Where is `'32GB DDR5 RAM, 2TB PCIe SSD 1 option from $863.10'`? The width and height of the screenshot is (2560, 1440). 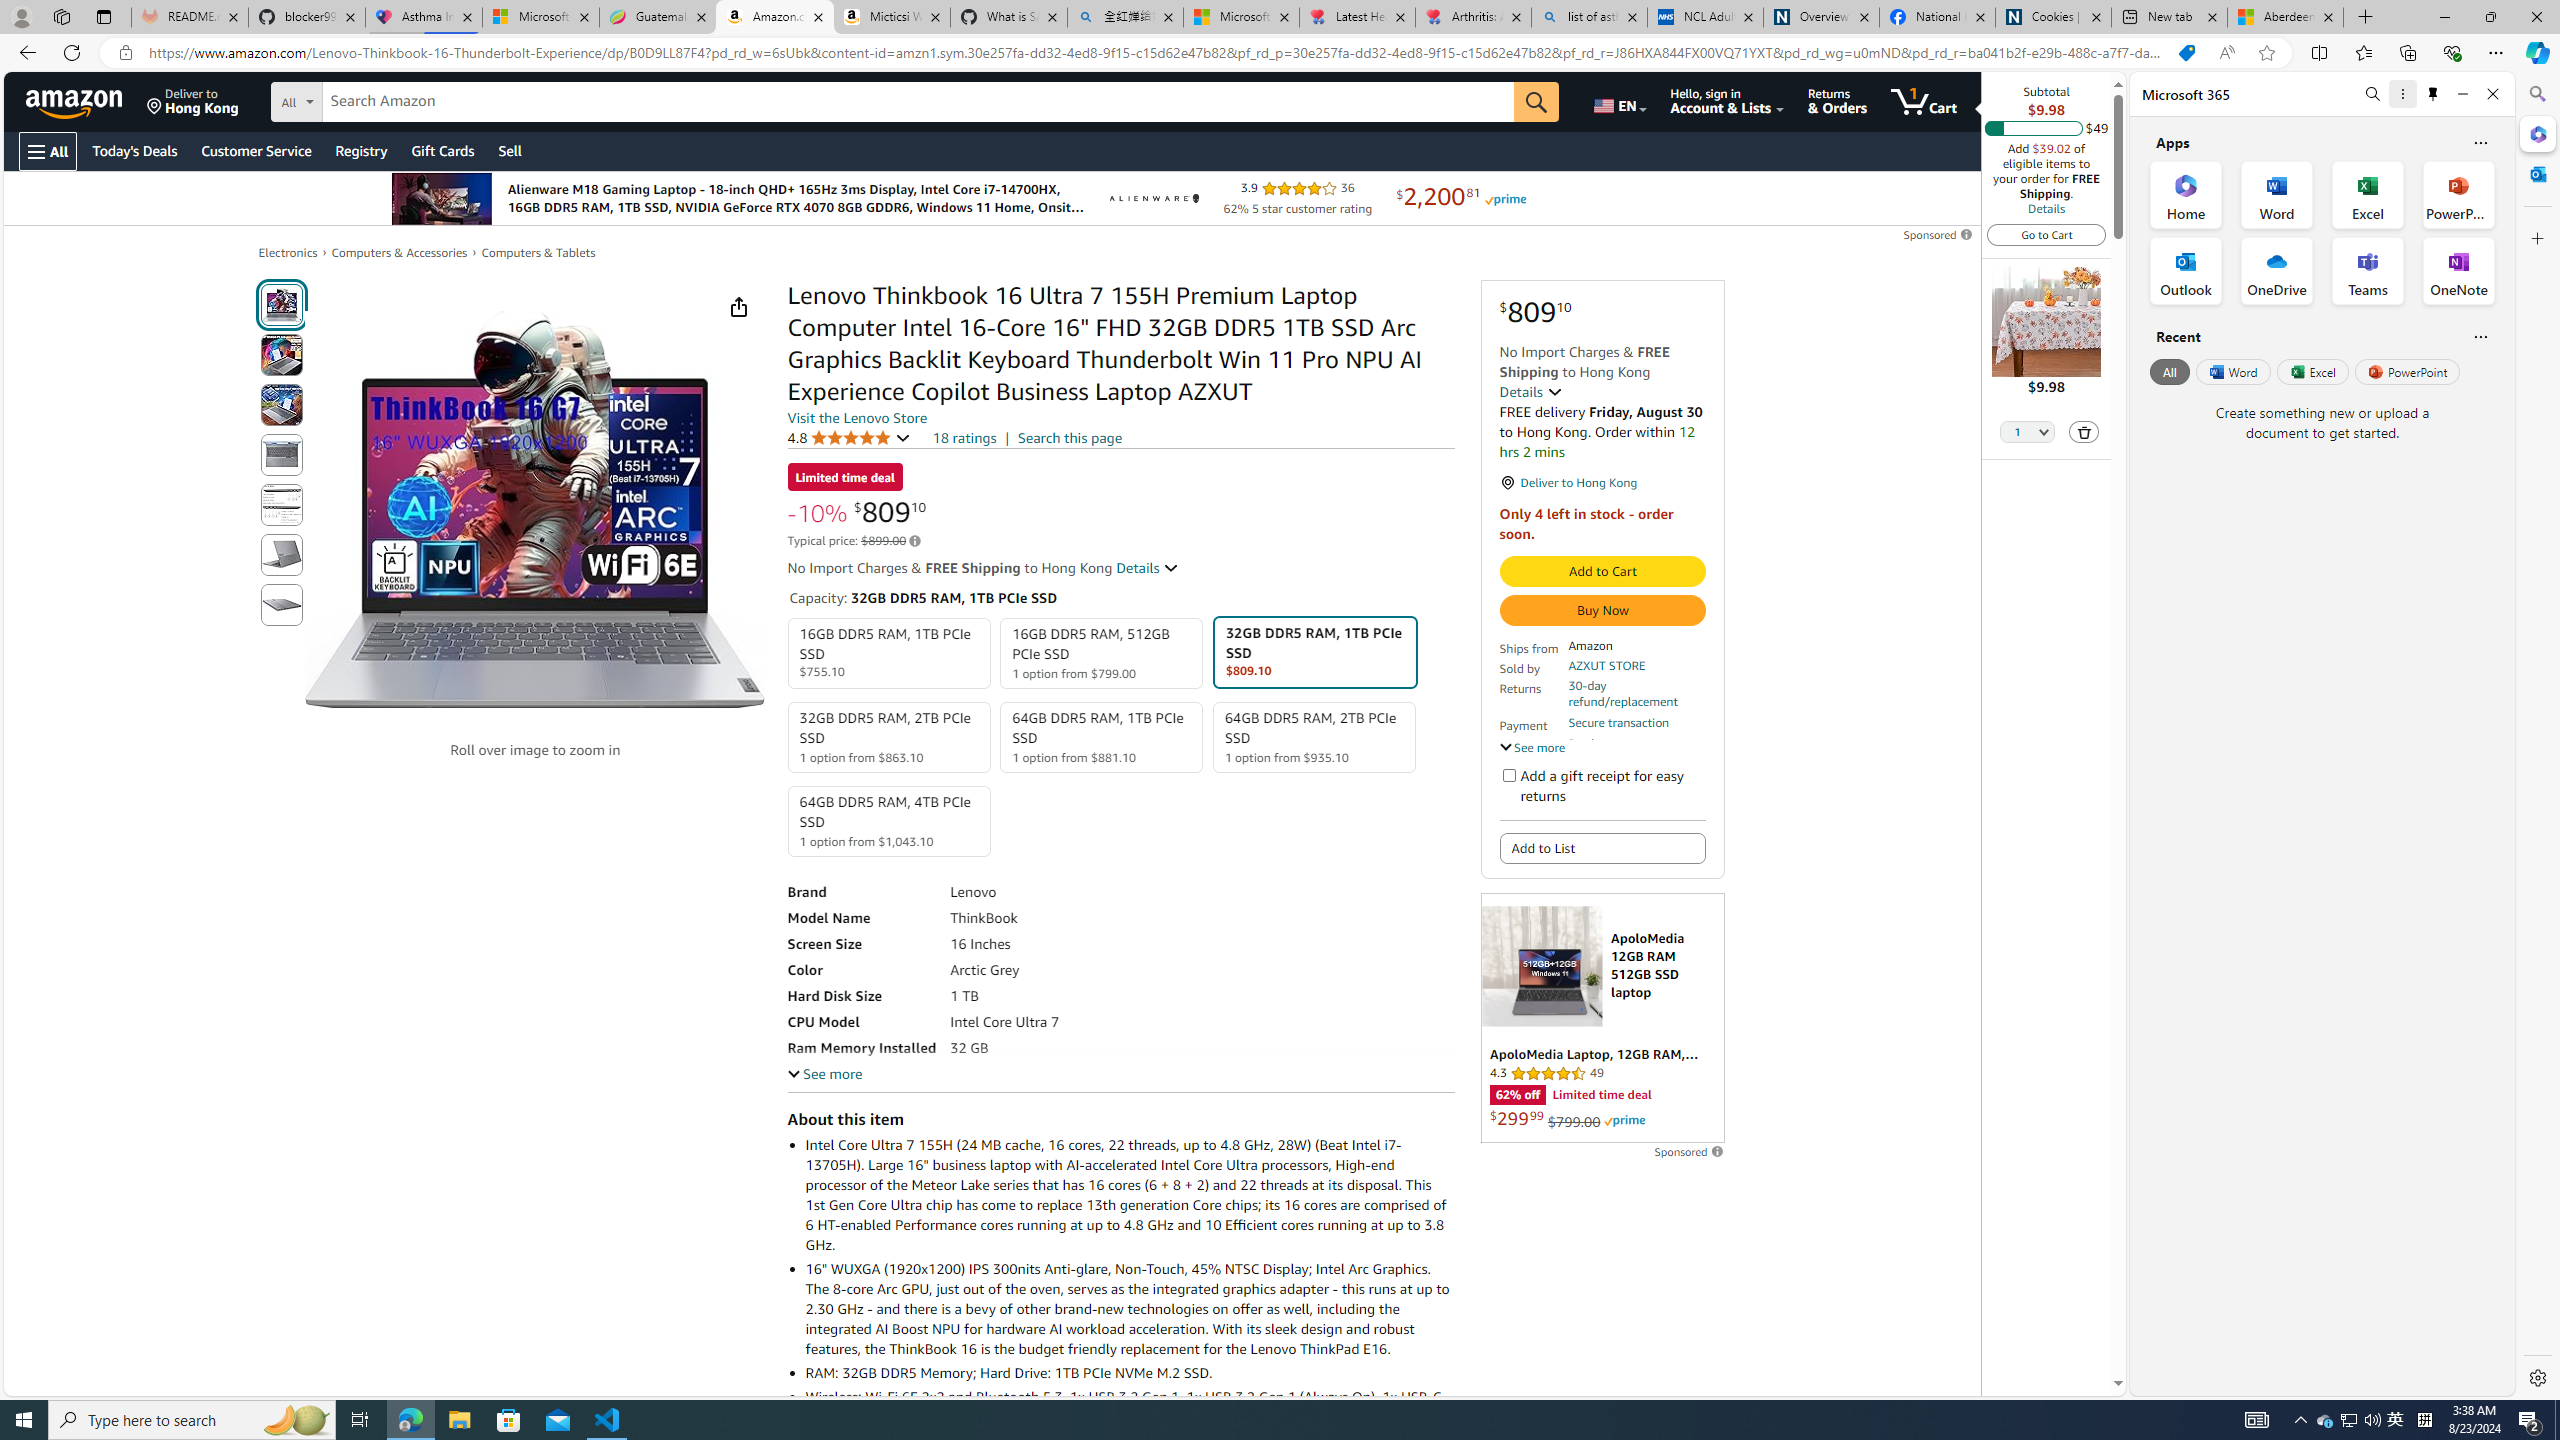
'32GB DDR5 RAM, 2TB PCIe SSD 1 option from $863.10' is located at coordinates (888, 736).